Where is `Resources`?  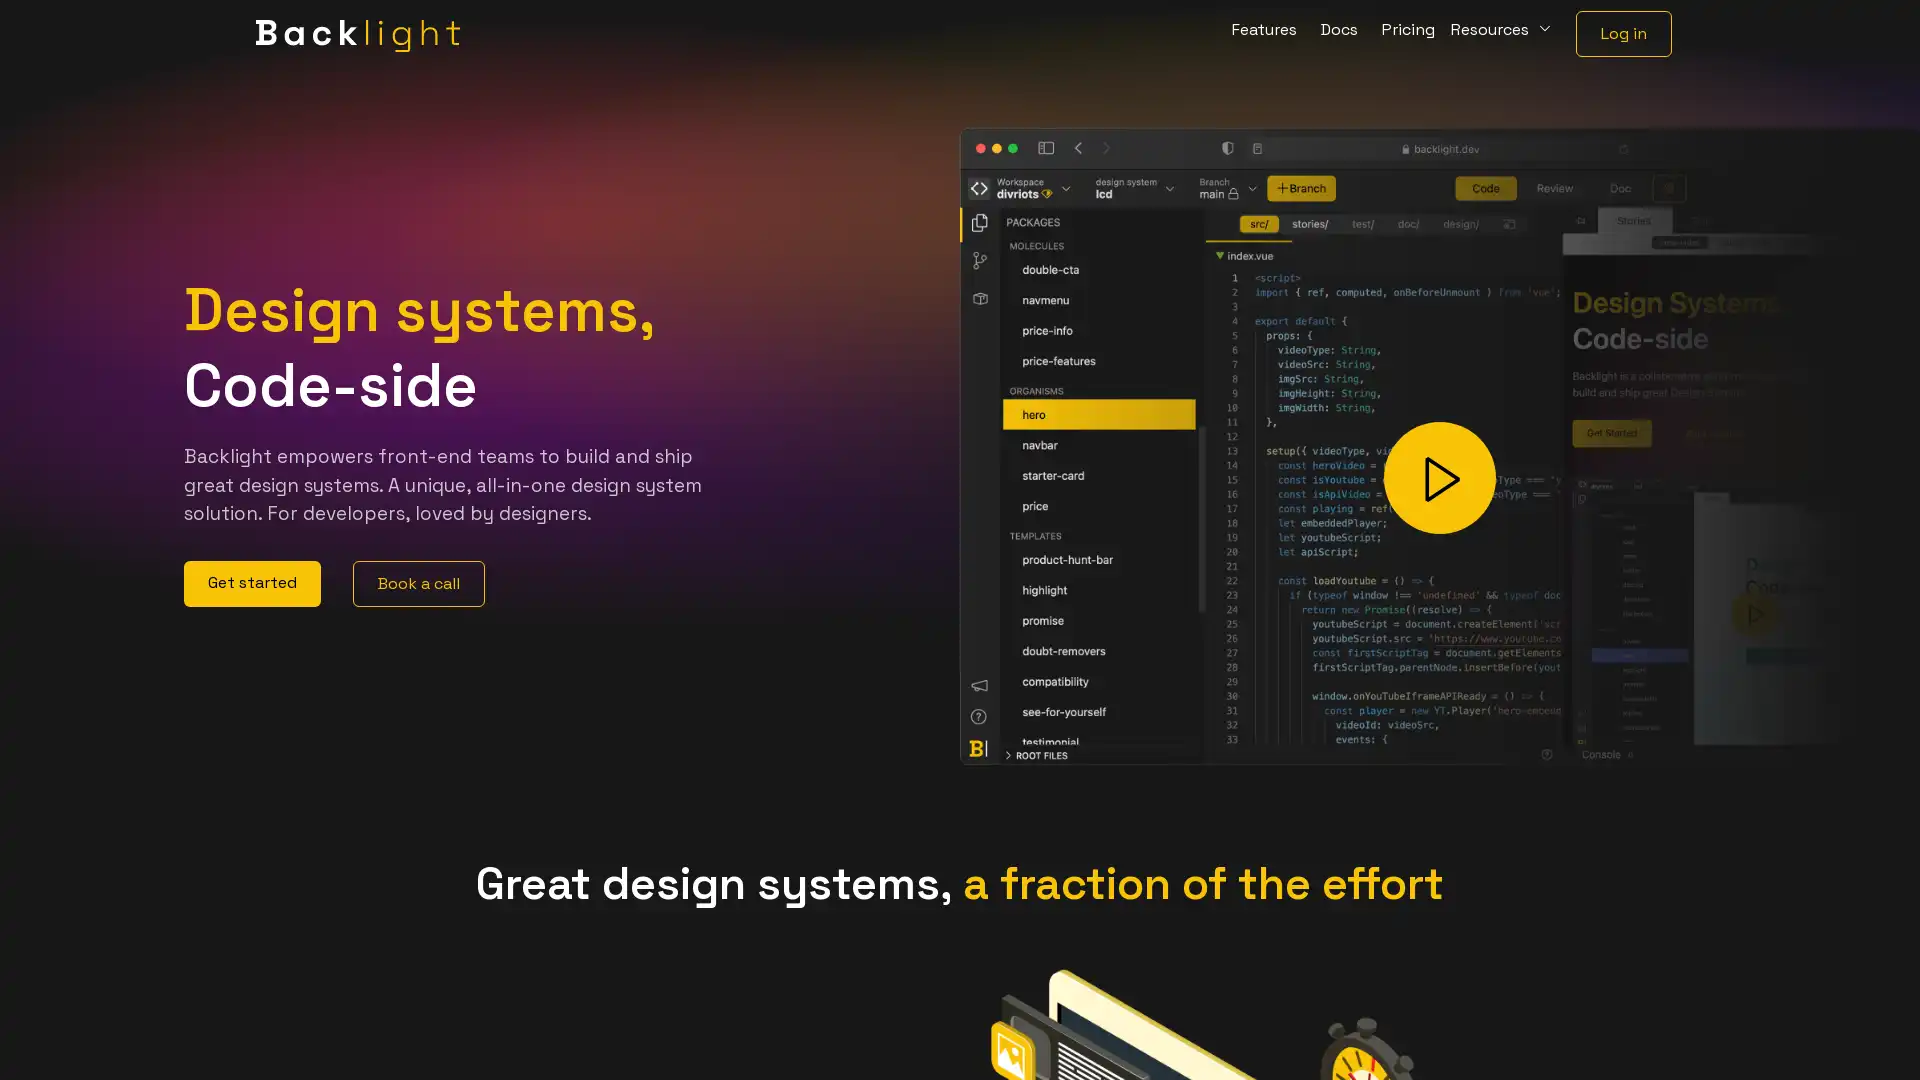 Resources is located at coordinates (1502, 34).